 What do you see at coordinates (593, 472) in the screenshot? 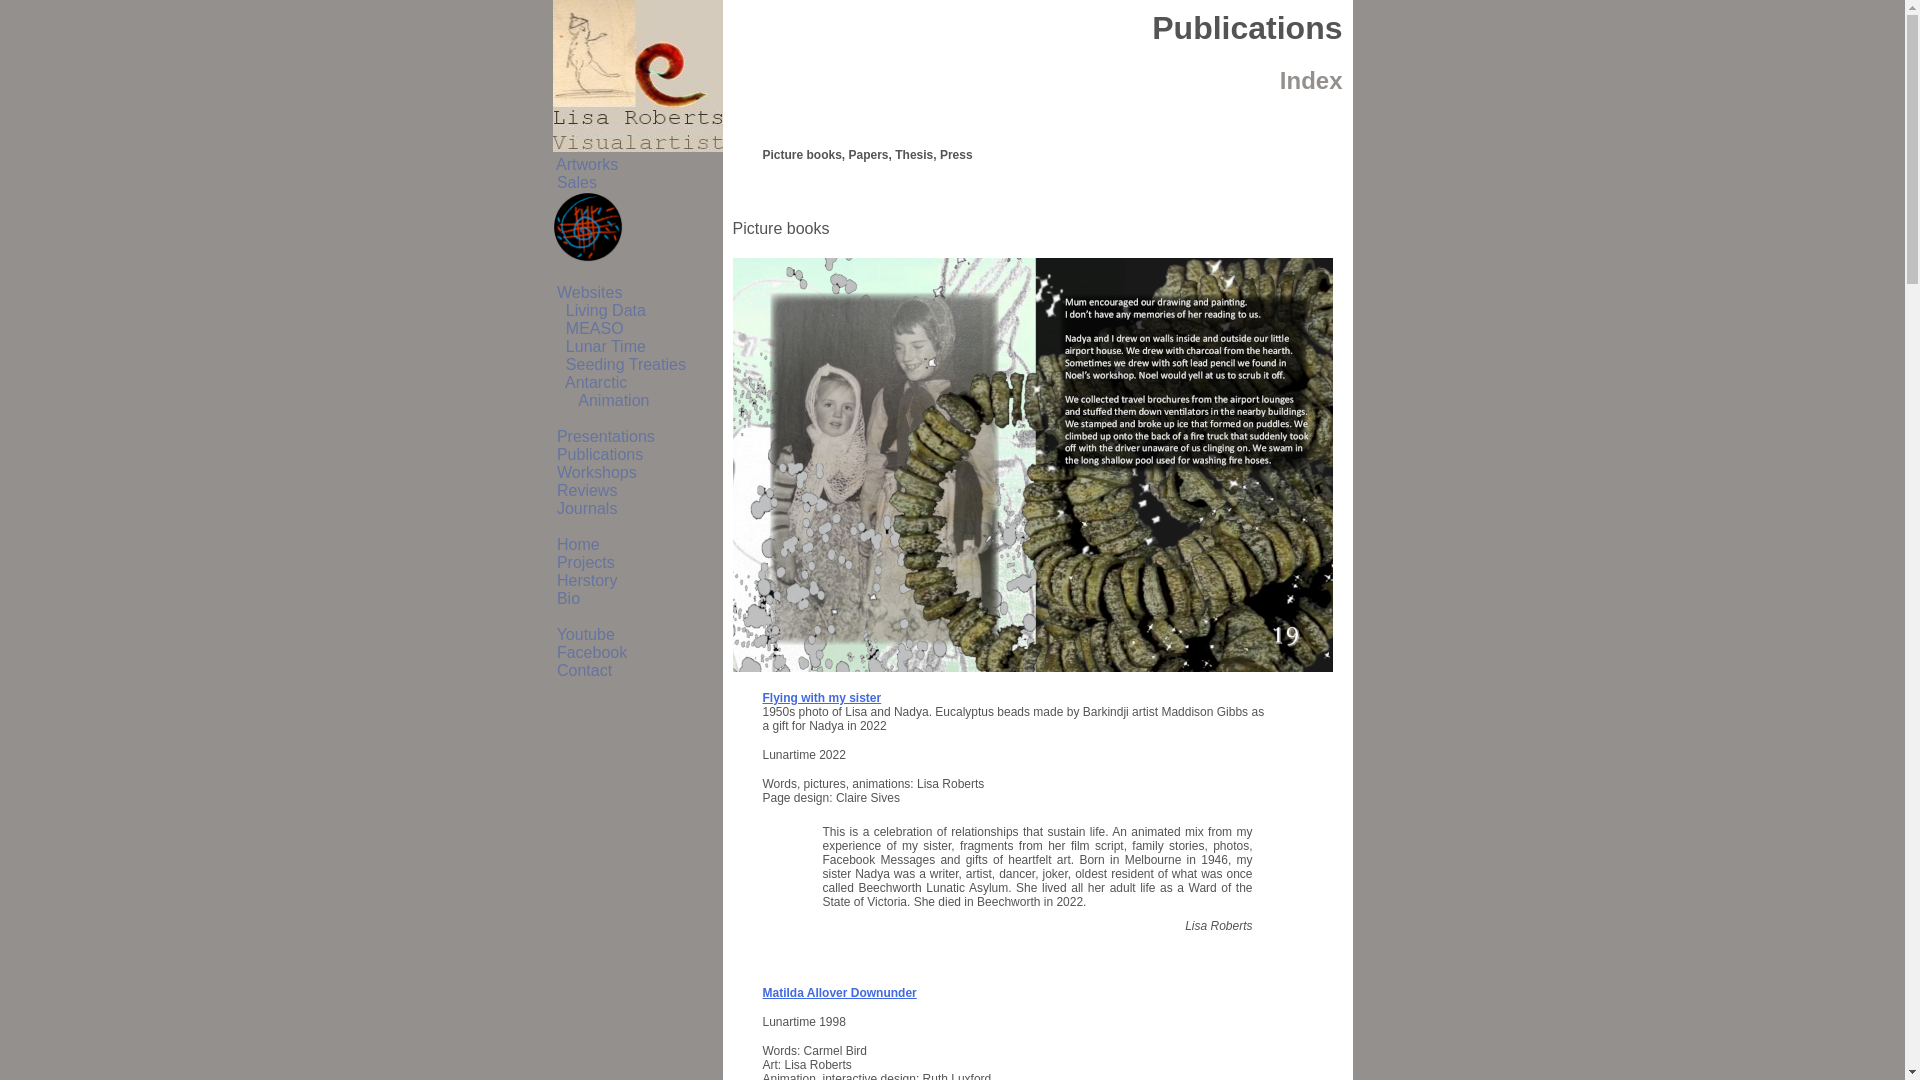
I see `' Workshops'` at bounding box center [593, 472].